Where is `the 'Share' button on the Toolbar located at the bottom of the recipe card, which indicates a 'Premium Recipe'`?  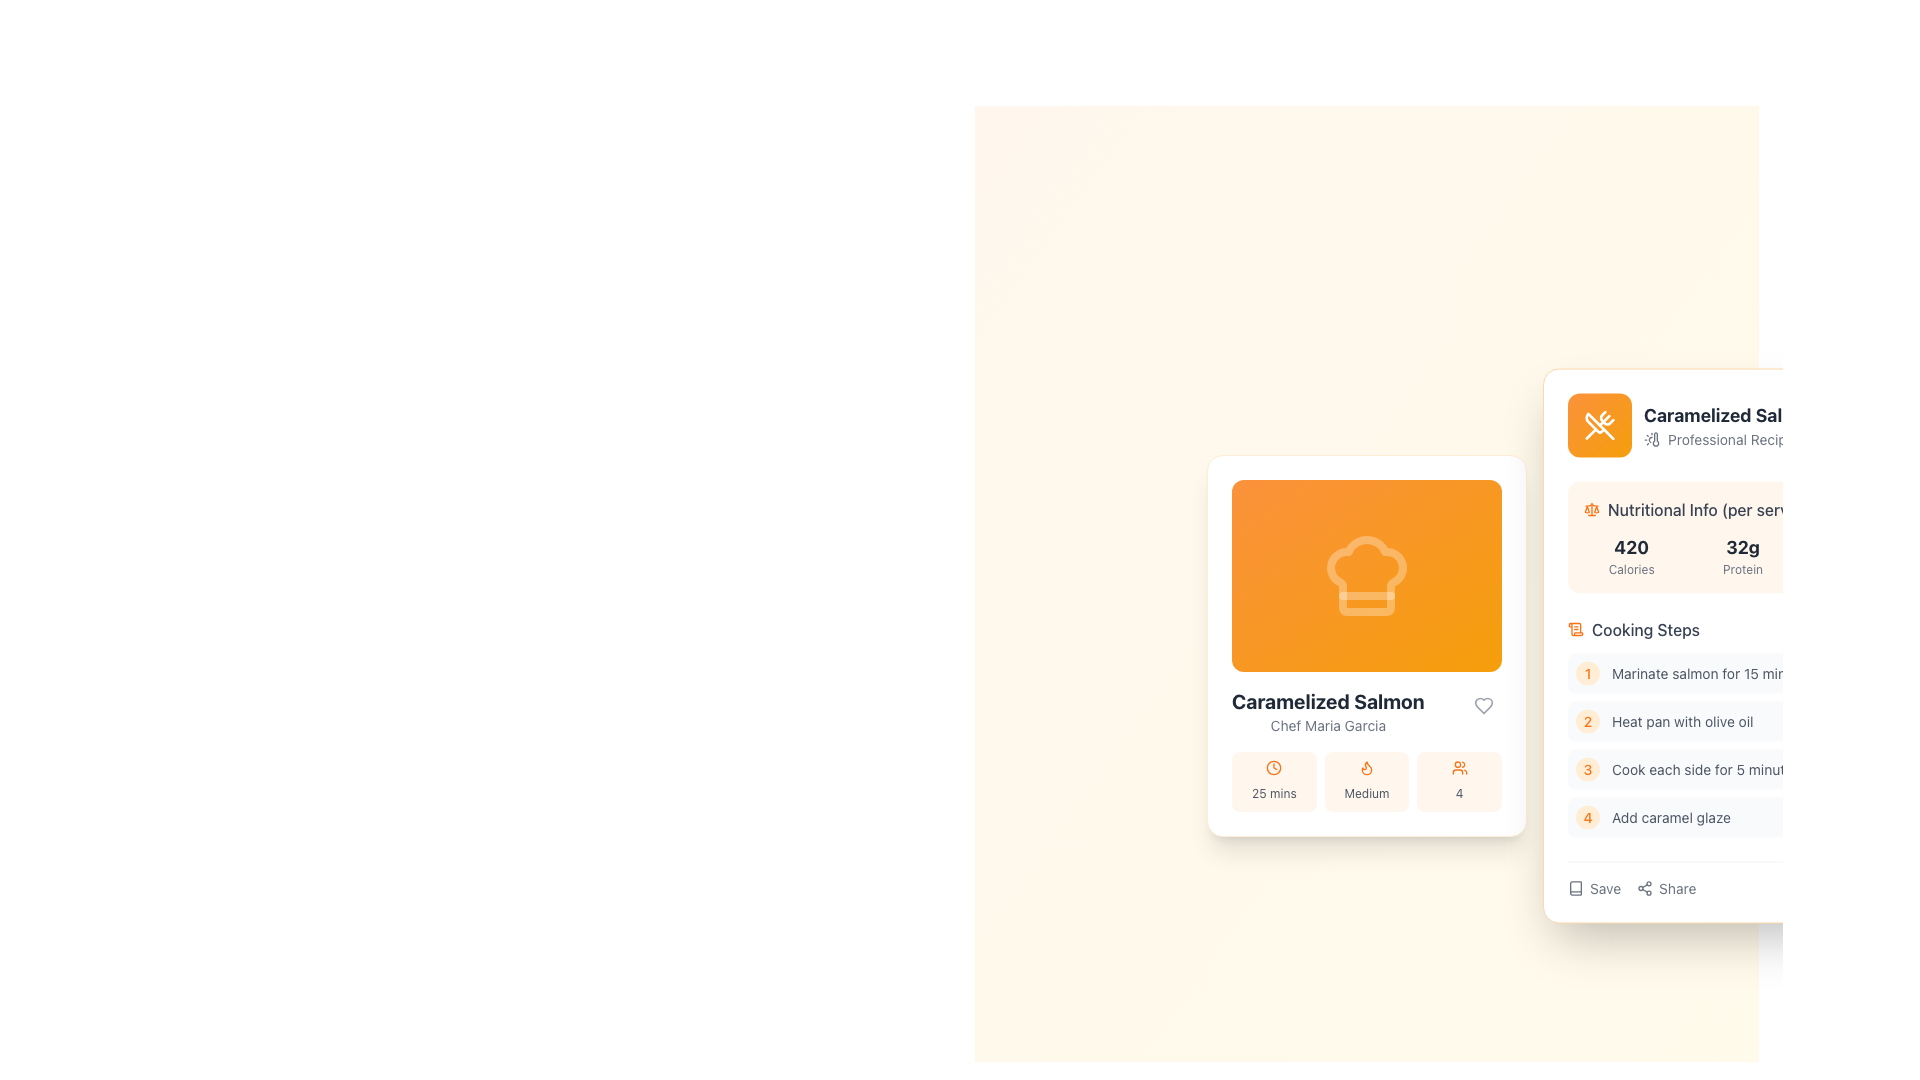 the 'Share' button on the Toolbar located at the bottom of the recipe card, which indicates a 'Premium Recipe' is located at coordinates (1741, 878).